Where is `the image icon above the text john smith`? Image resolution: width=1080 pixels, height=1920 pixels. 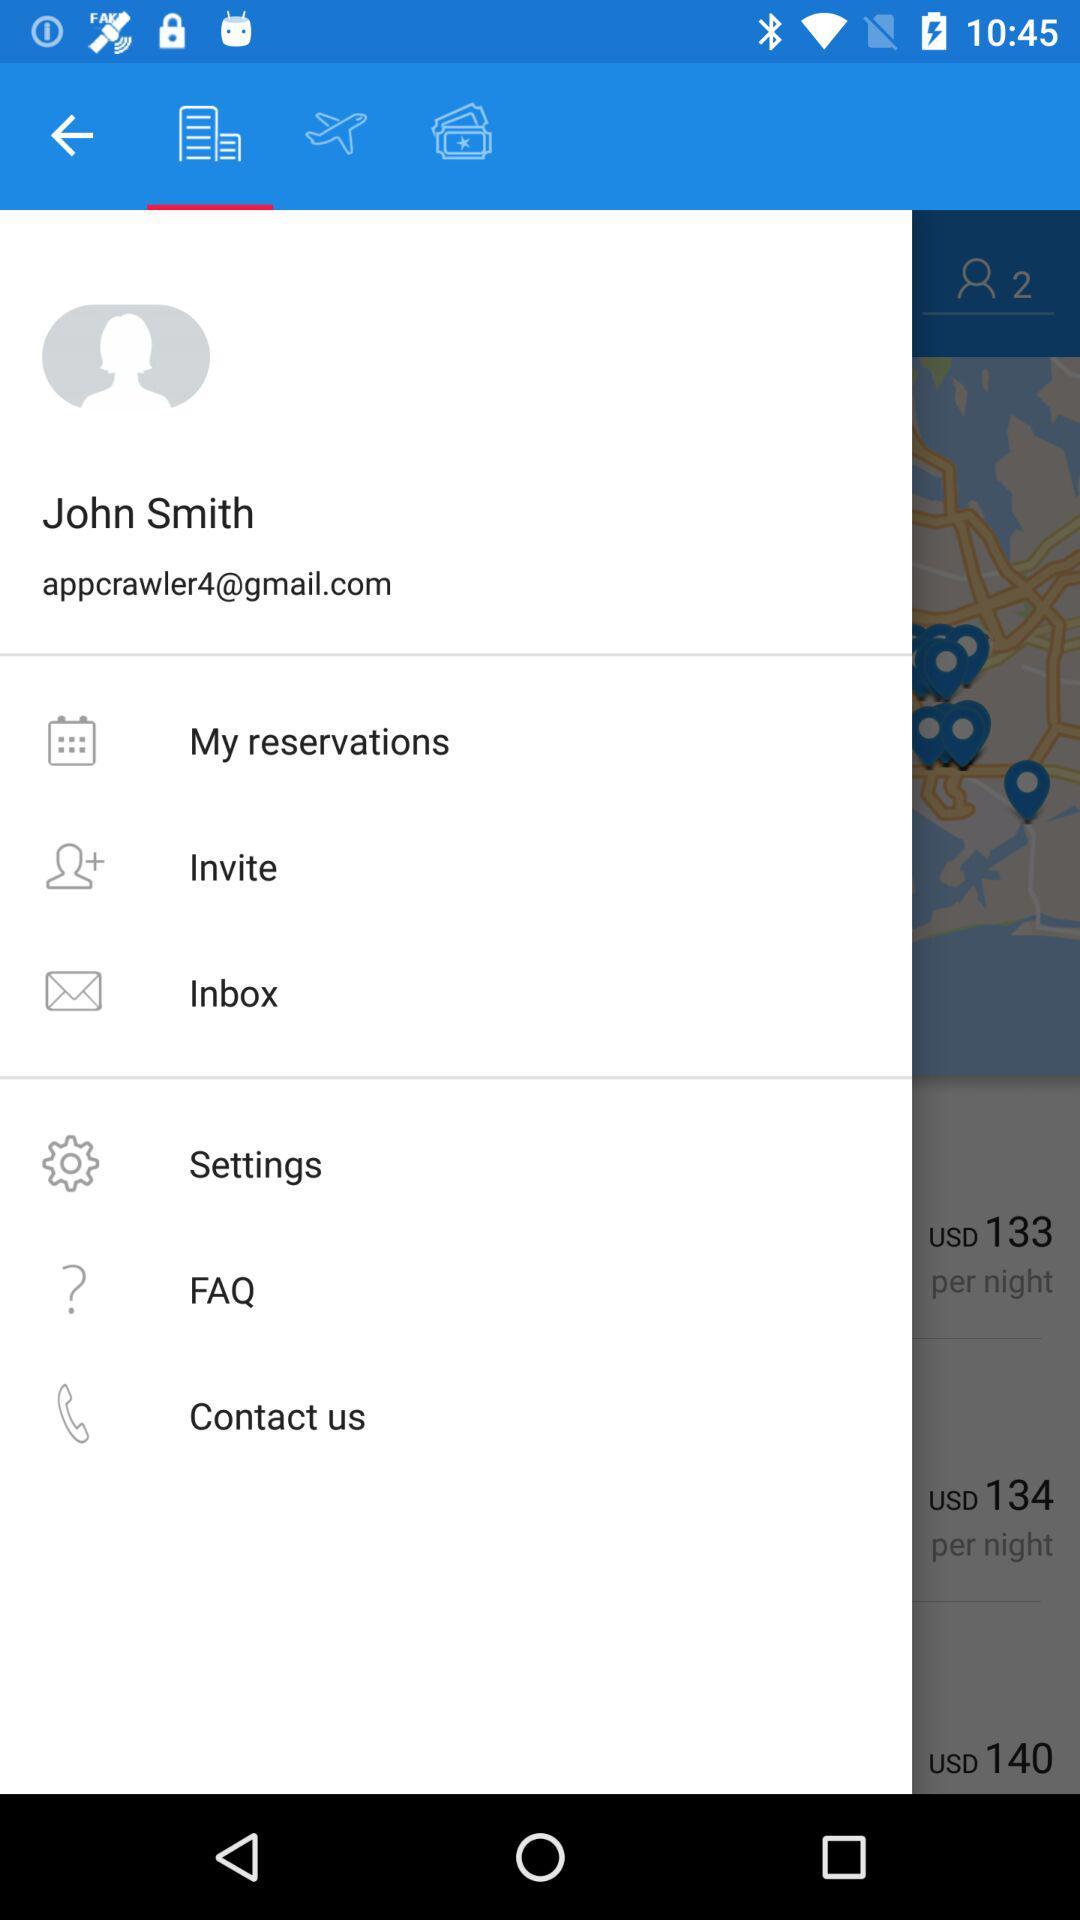 the image icon above the text john smith is located at coordinates (126, 356).